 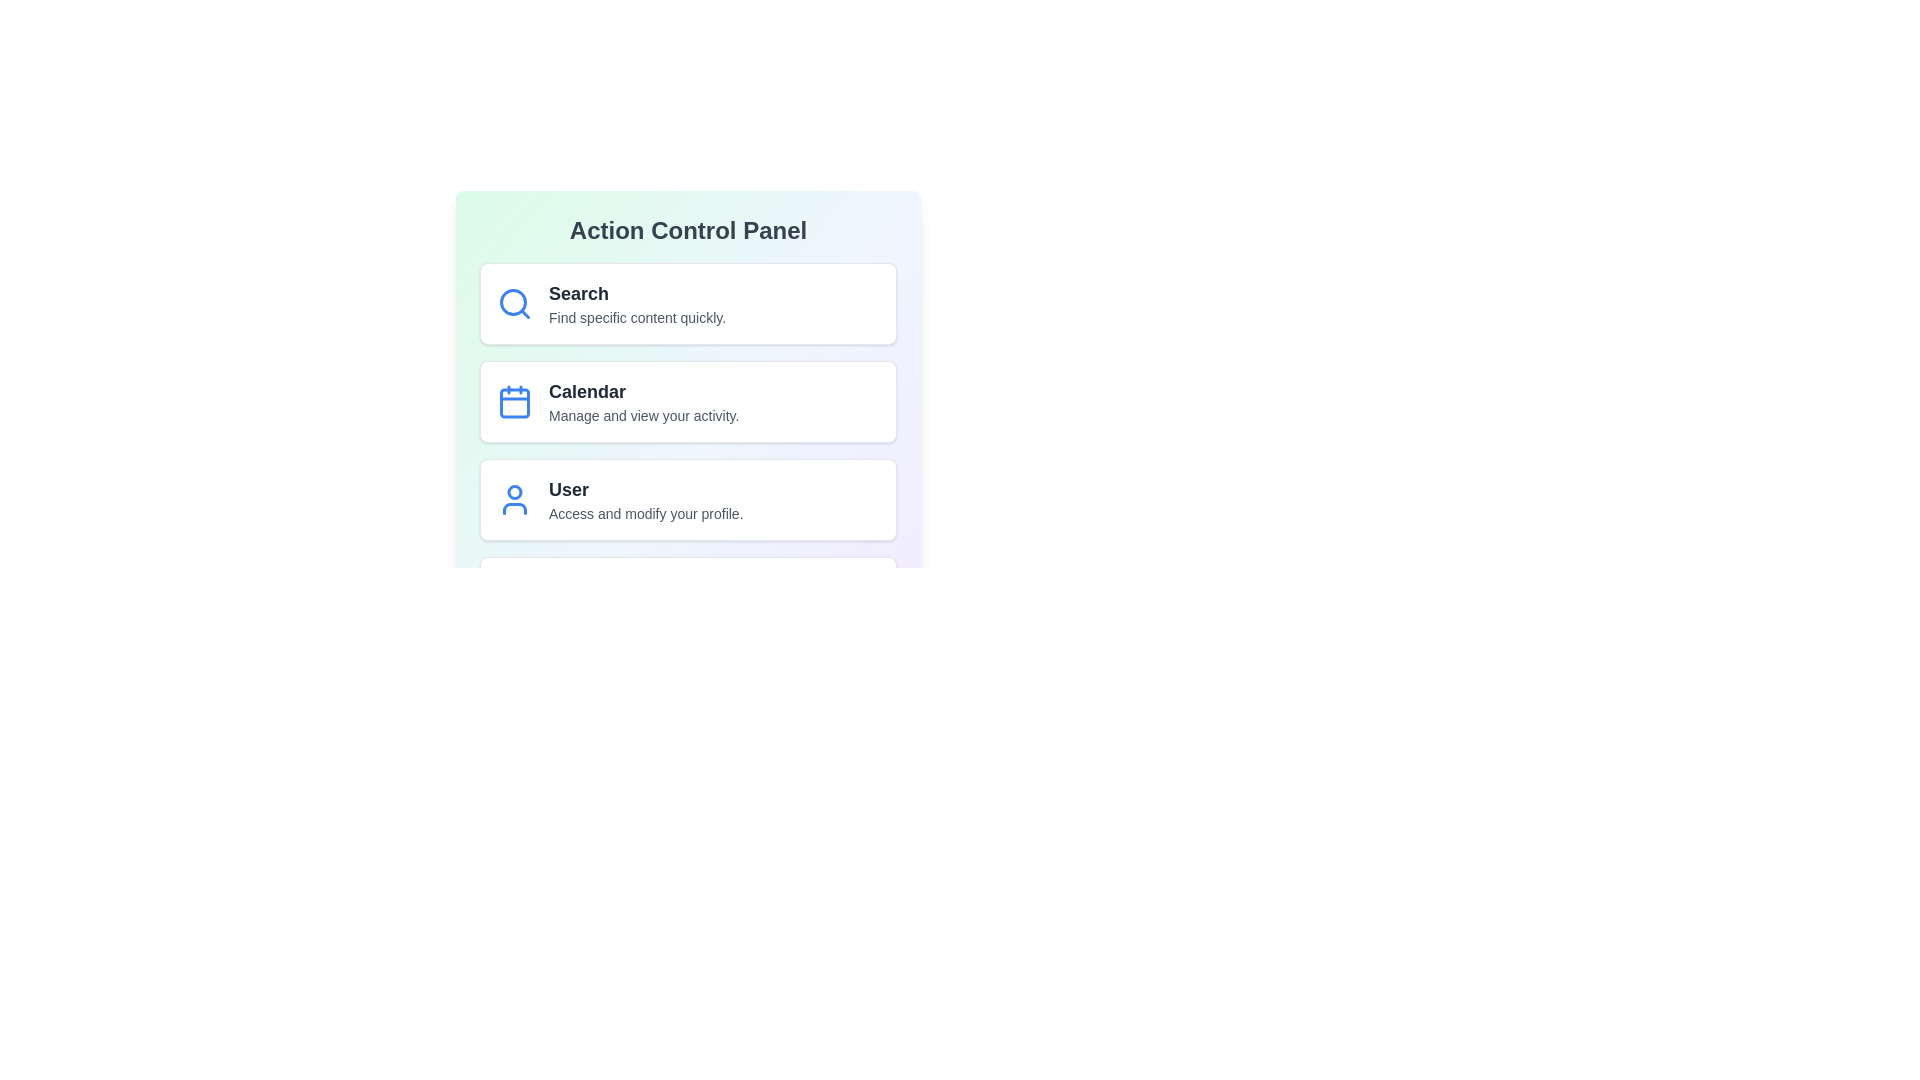 I want to click on the text label titled 'Action Control Panel', which is displayed in a bold and large font at the top center of the card-like section, so click(x=688, y=230).